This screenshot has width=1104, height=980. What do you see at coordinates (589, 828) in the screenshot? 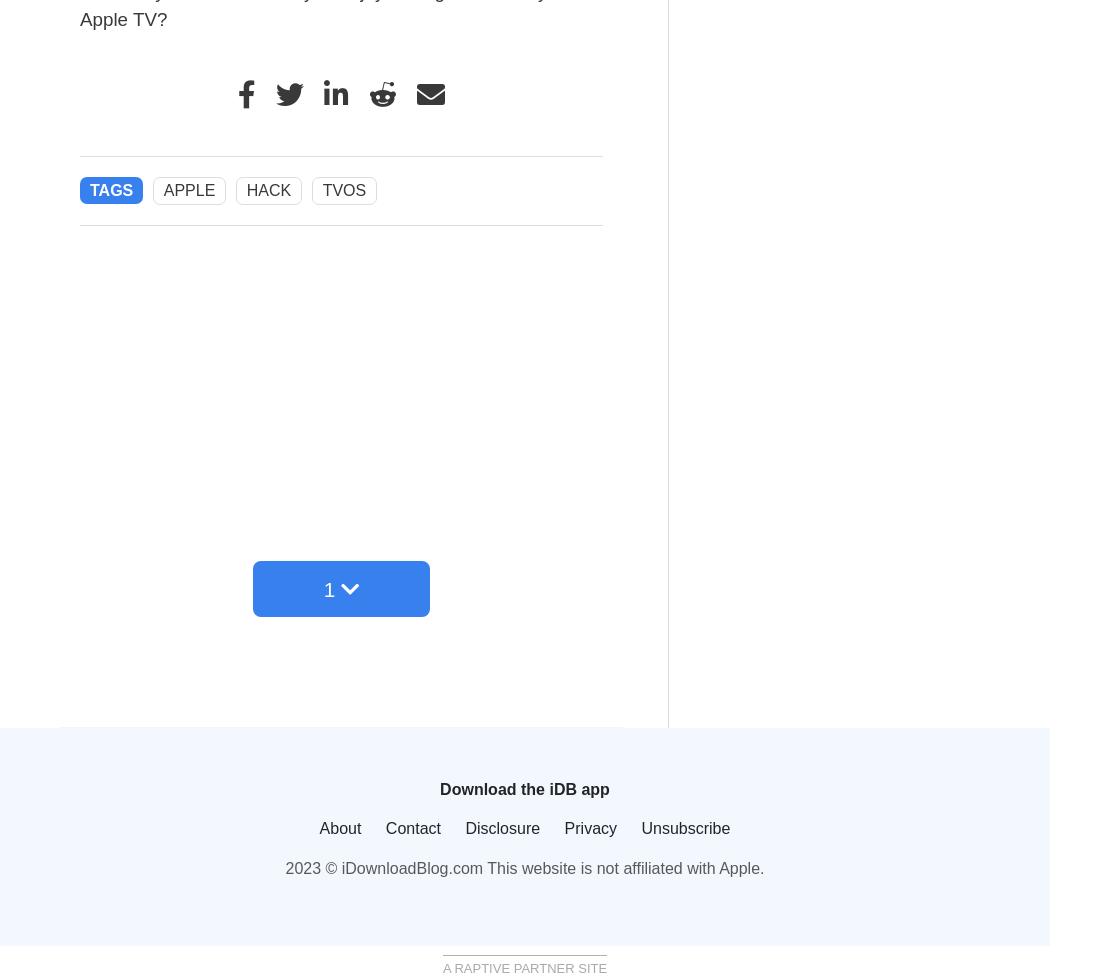
I see `'Privacy'` at bounding box center [589, 828].